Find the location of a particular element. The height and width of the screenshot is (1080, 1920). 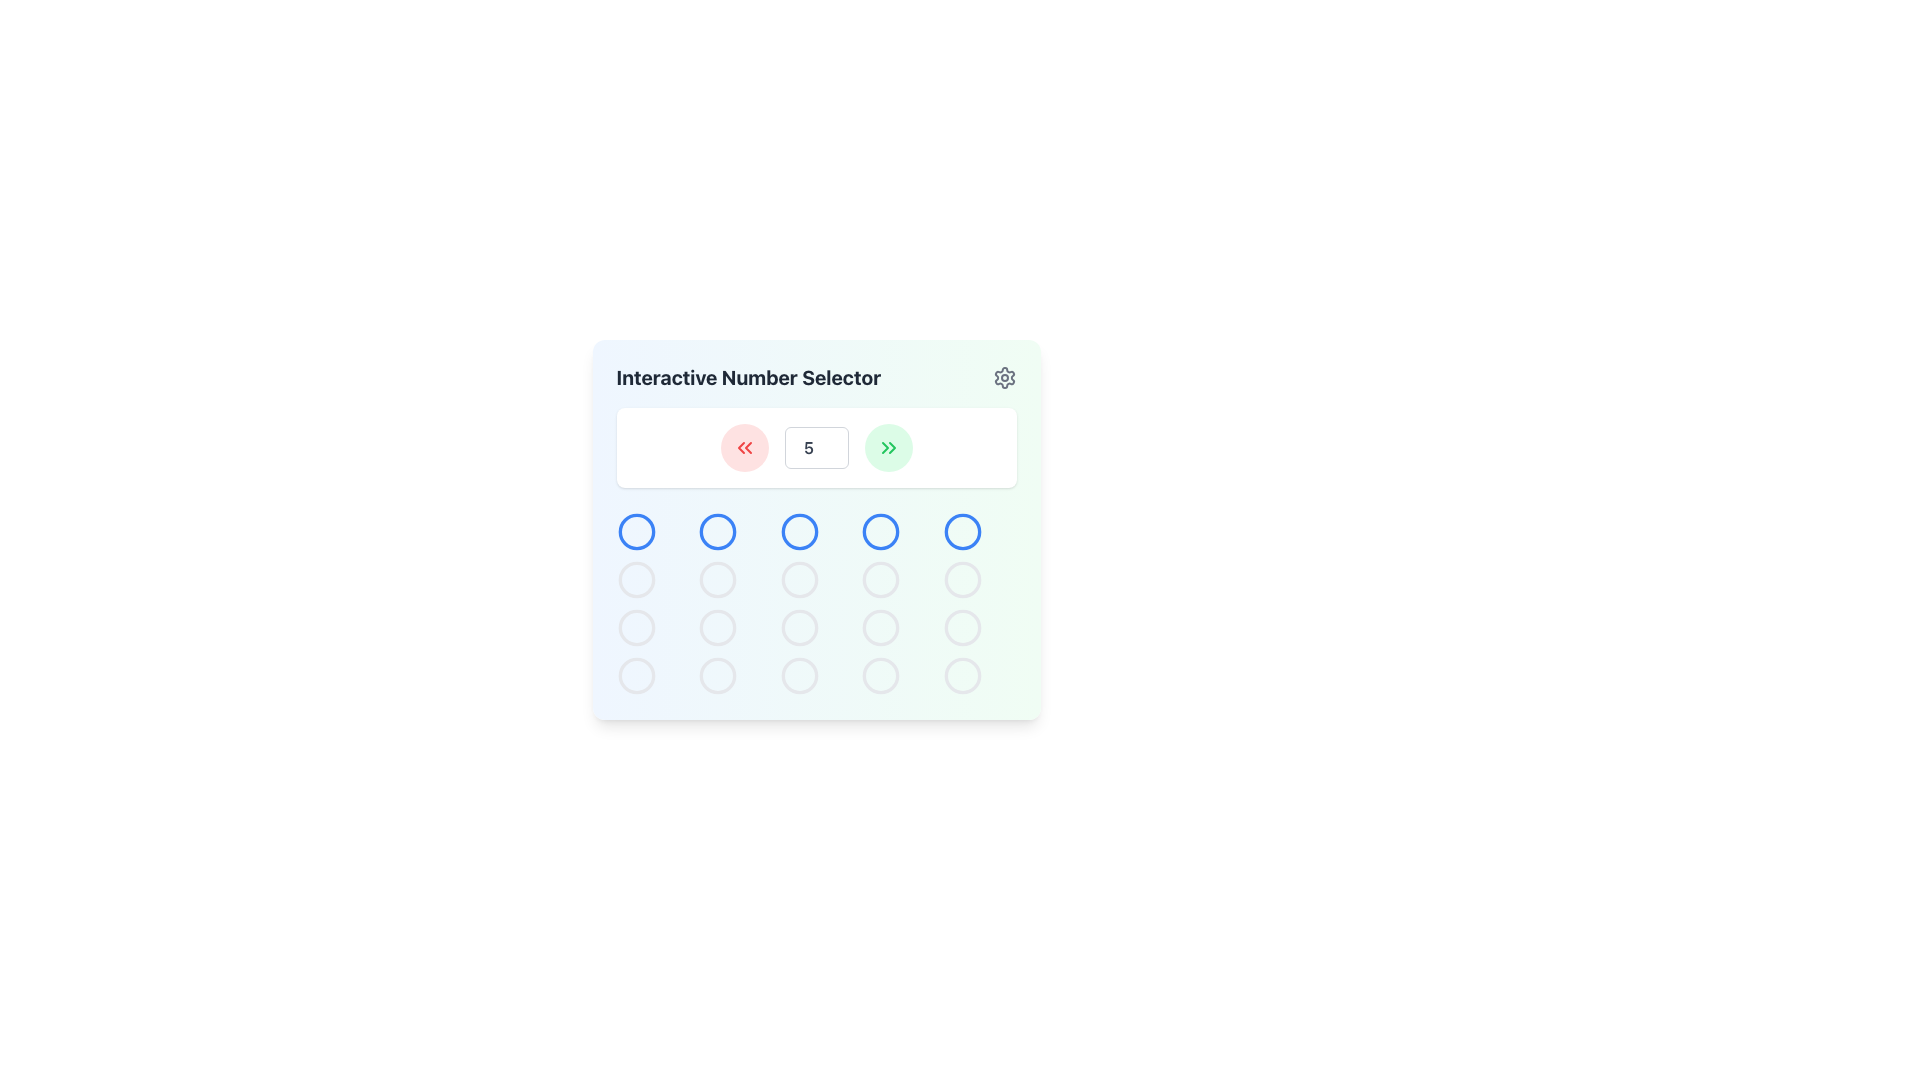

the small circular graphic element with a blue outline and a white interior, which is the second circle in the first row of a grid of circles is located at coordinates (718, 531).